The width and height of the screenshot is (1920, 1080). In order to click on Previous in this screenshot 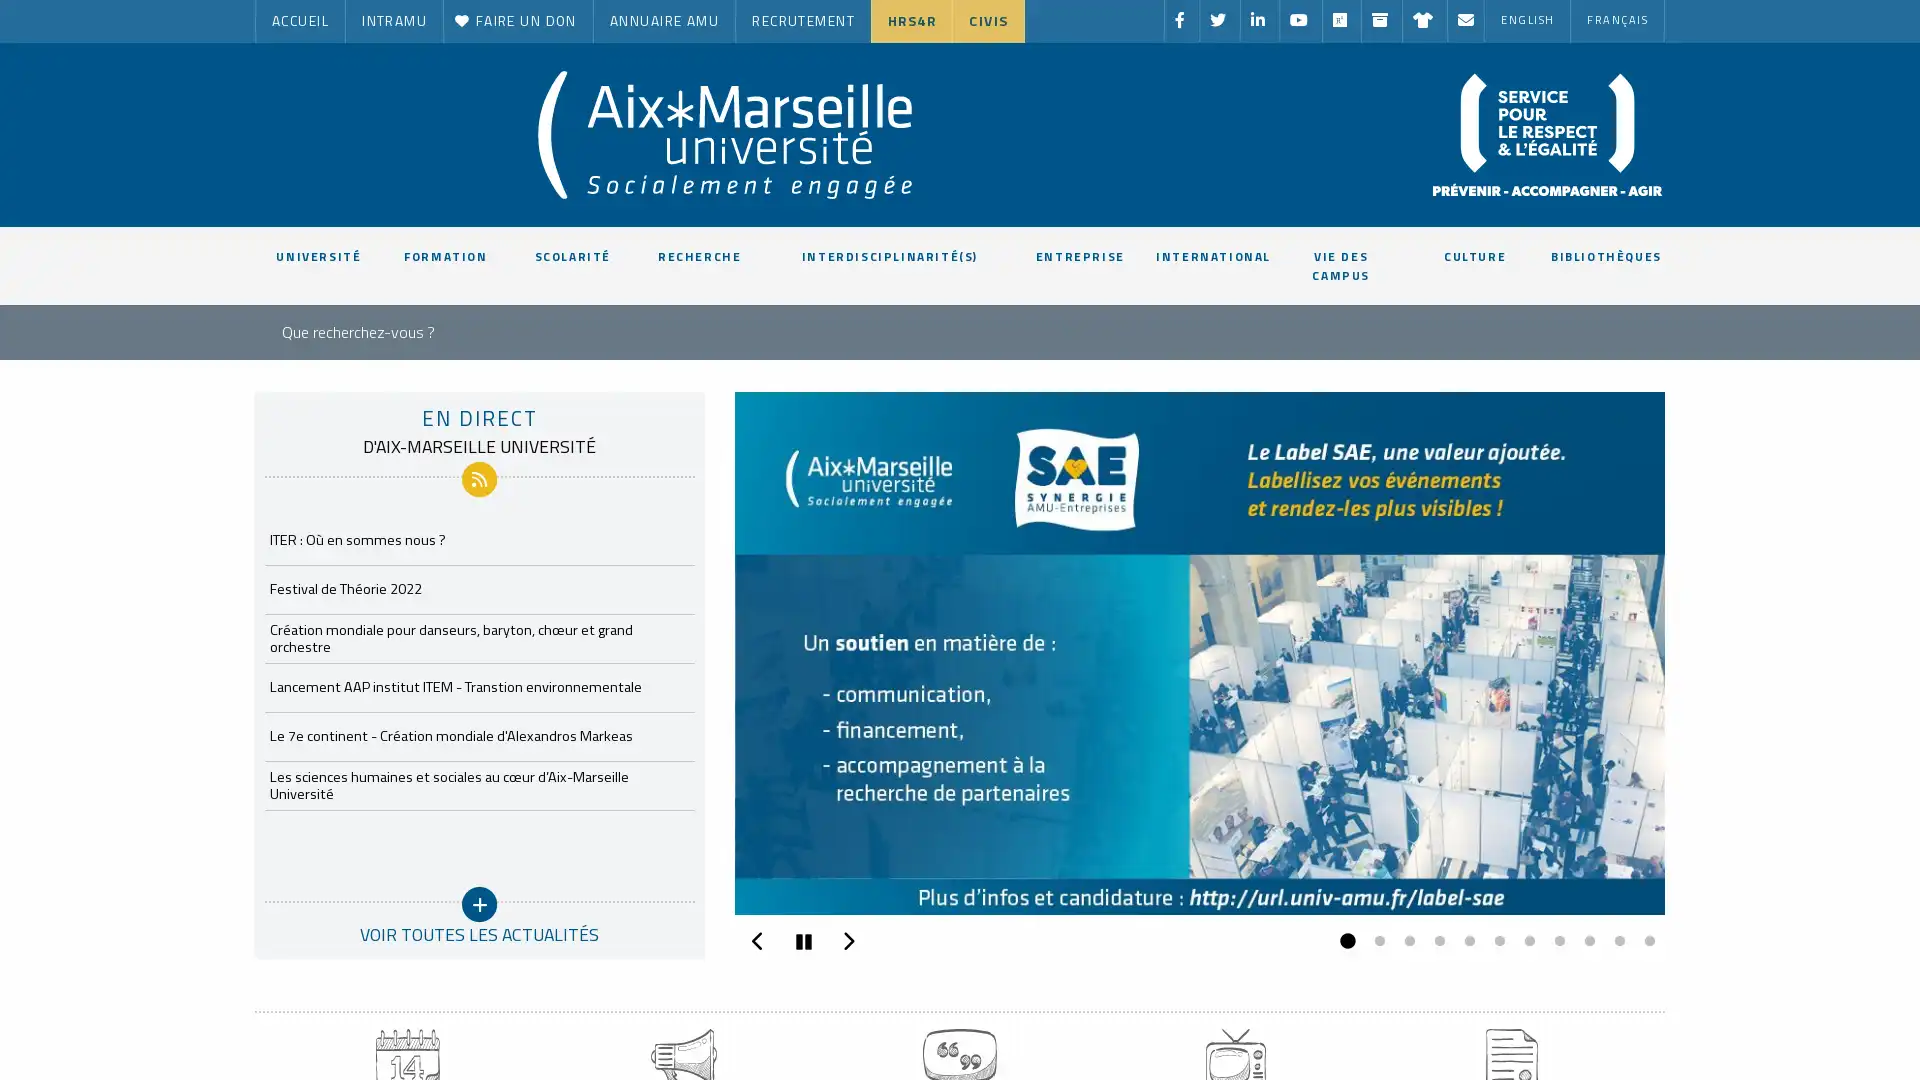, I will do `click(757, 937)`.